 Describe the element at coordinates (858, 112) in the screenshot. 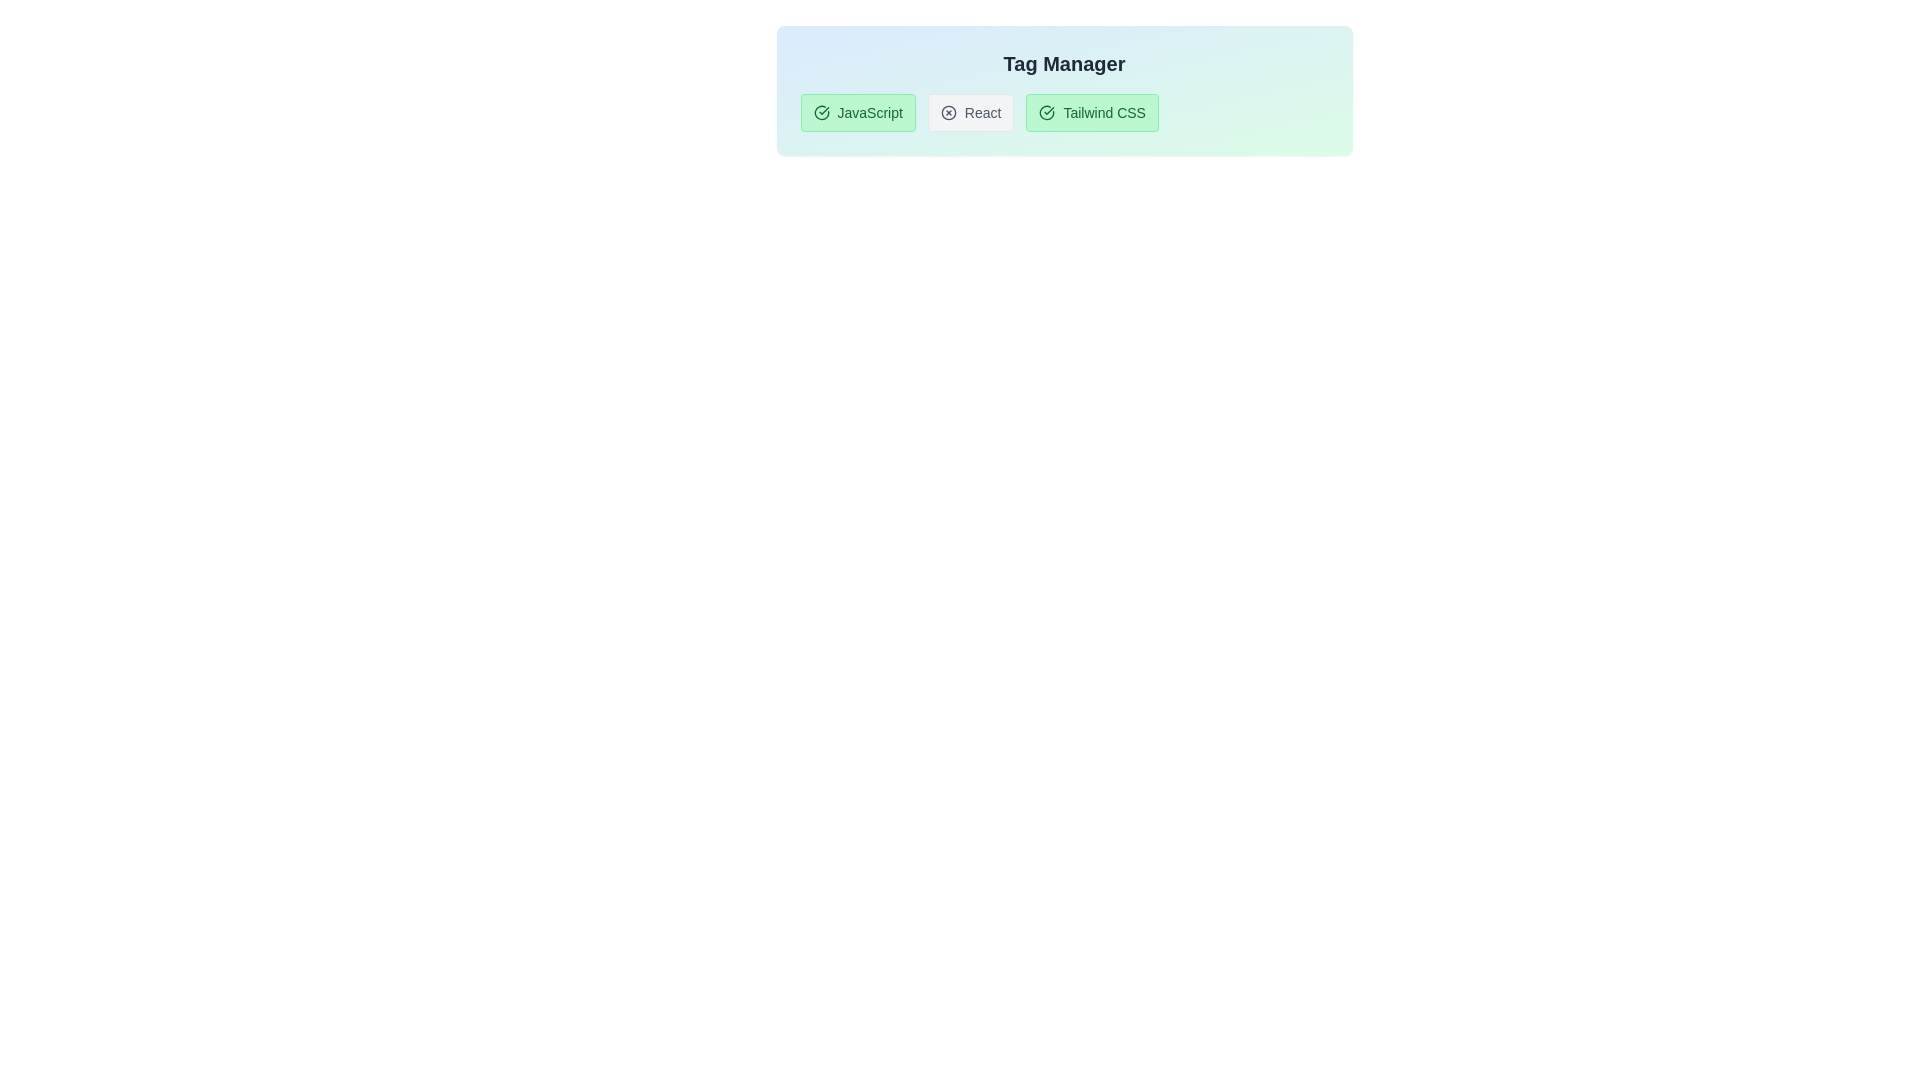

I see `the tag JavaScript to open its context menu` at that location.